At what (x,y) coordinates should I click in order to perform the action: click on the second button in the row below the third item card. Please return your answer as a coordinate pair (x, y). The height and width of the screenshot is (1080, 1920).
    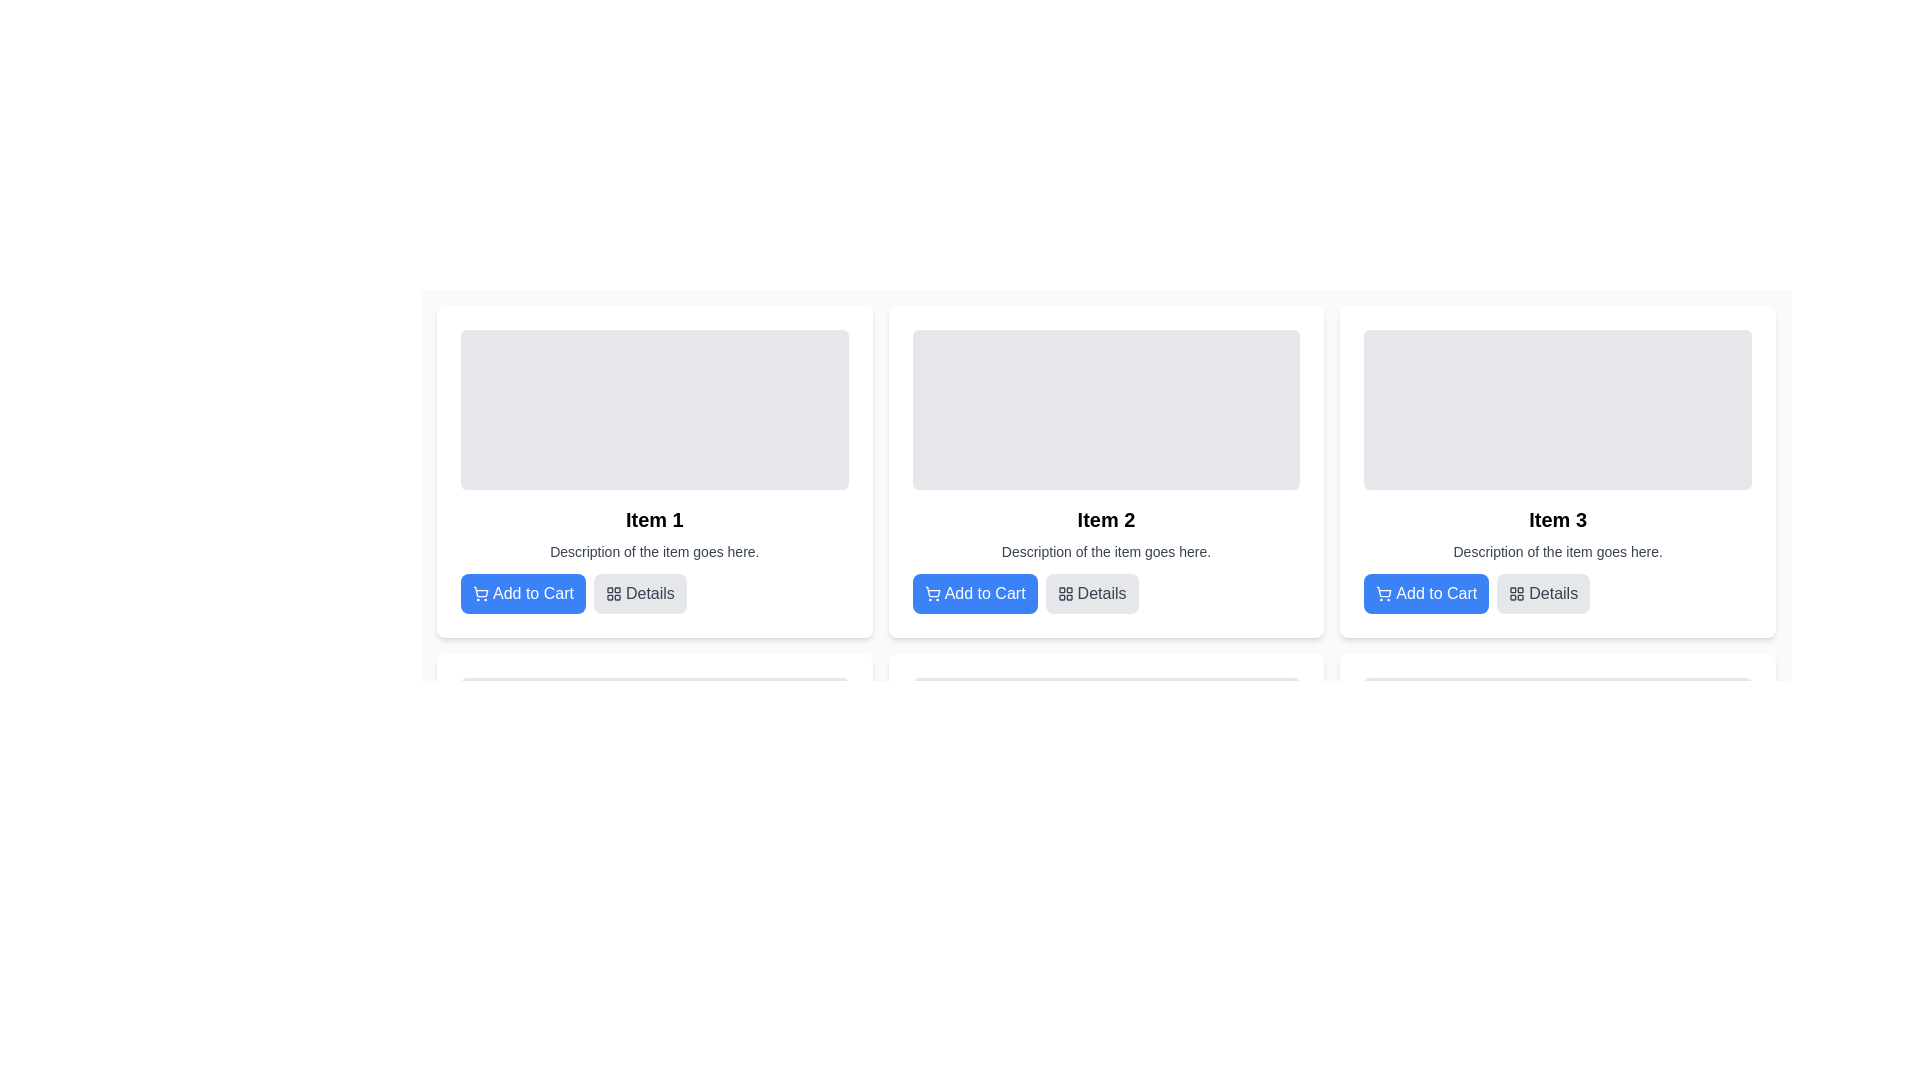
    Looking at the image, I should click on (1542, 593).